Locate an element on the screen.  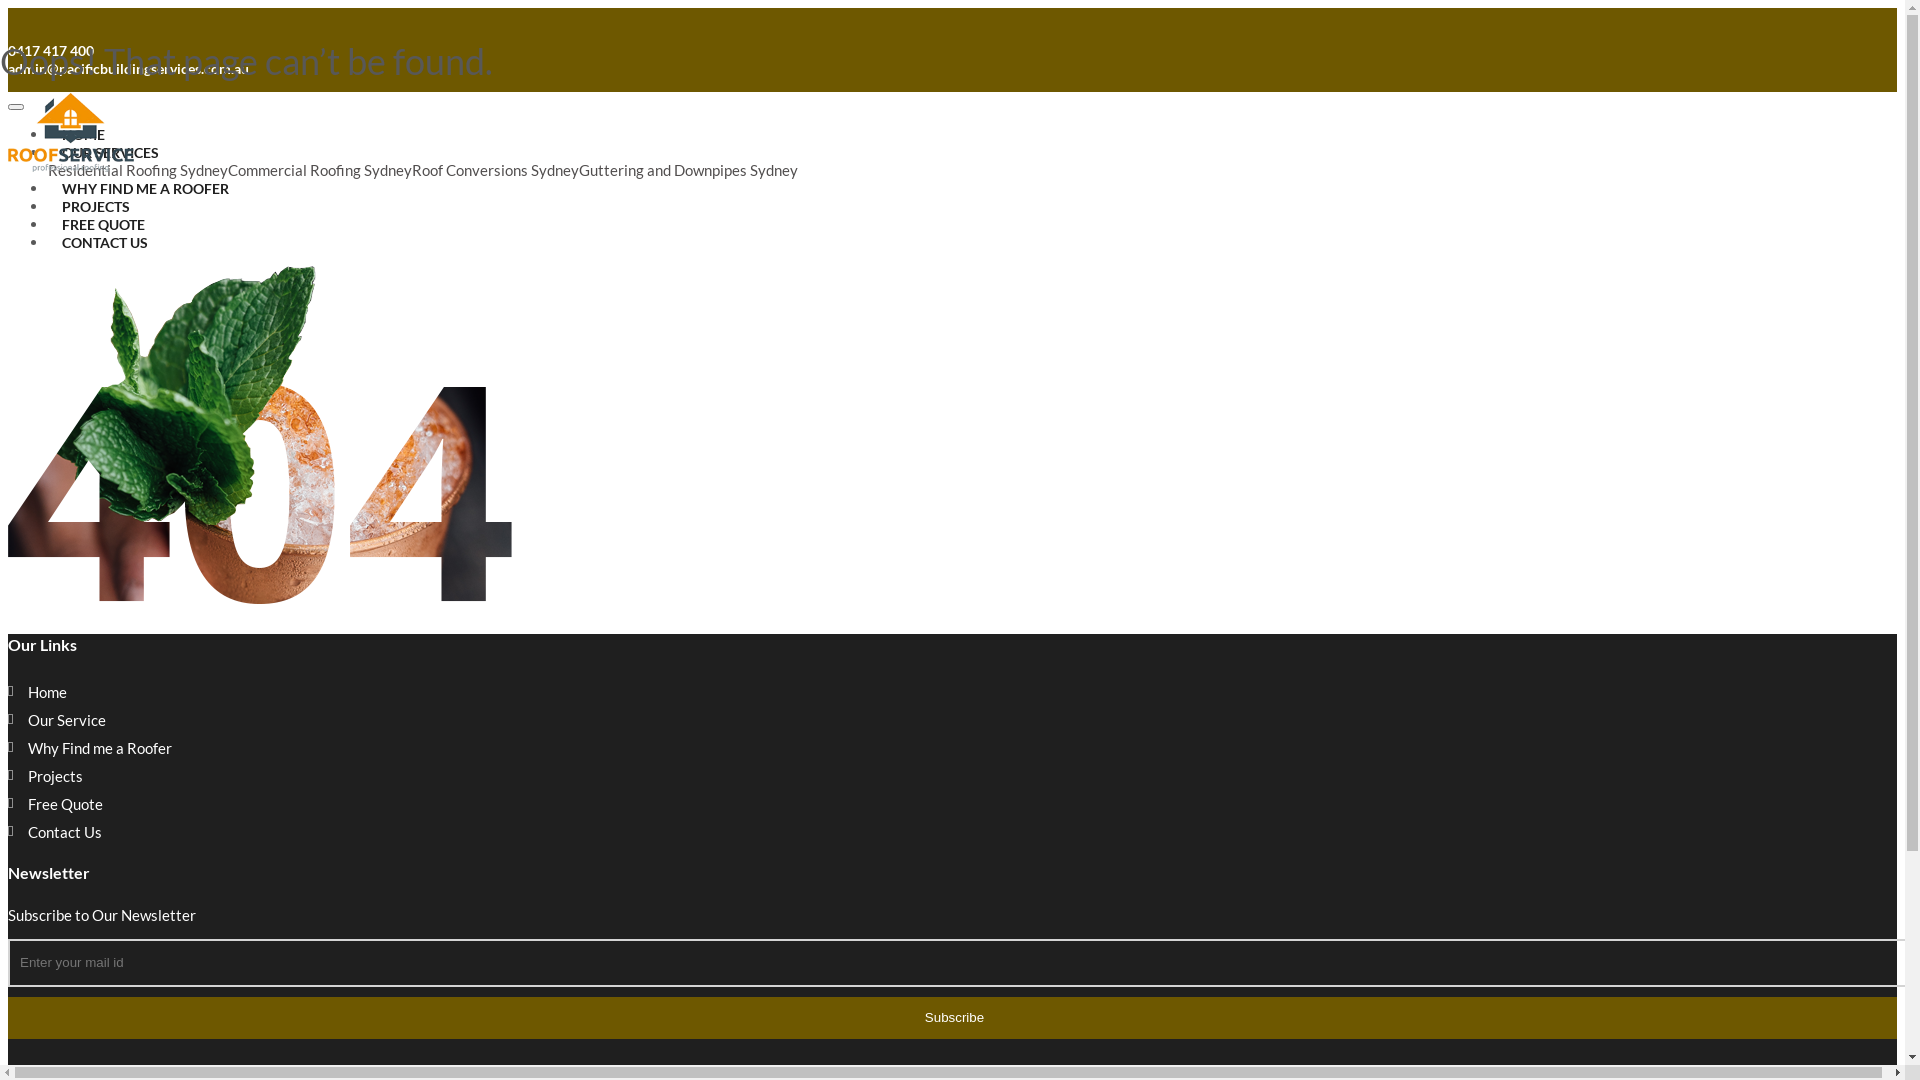
'WHY FIND ME A ROOFER' is located at coordinates (144, 188).